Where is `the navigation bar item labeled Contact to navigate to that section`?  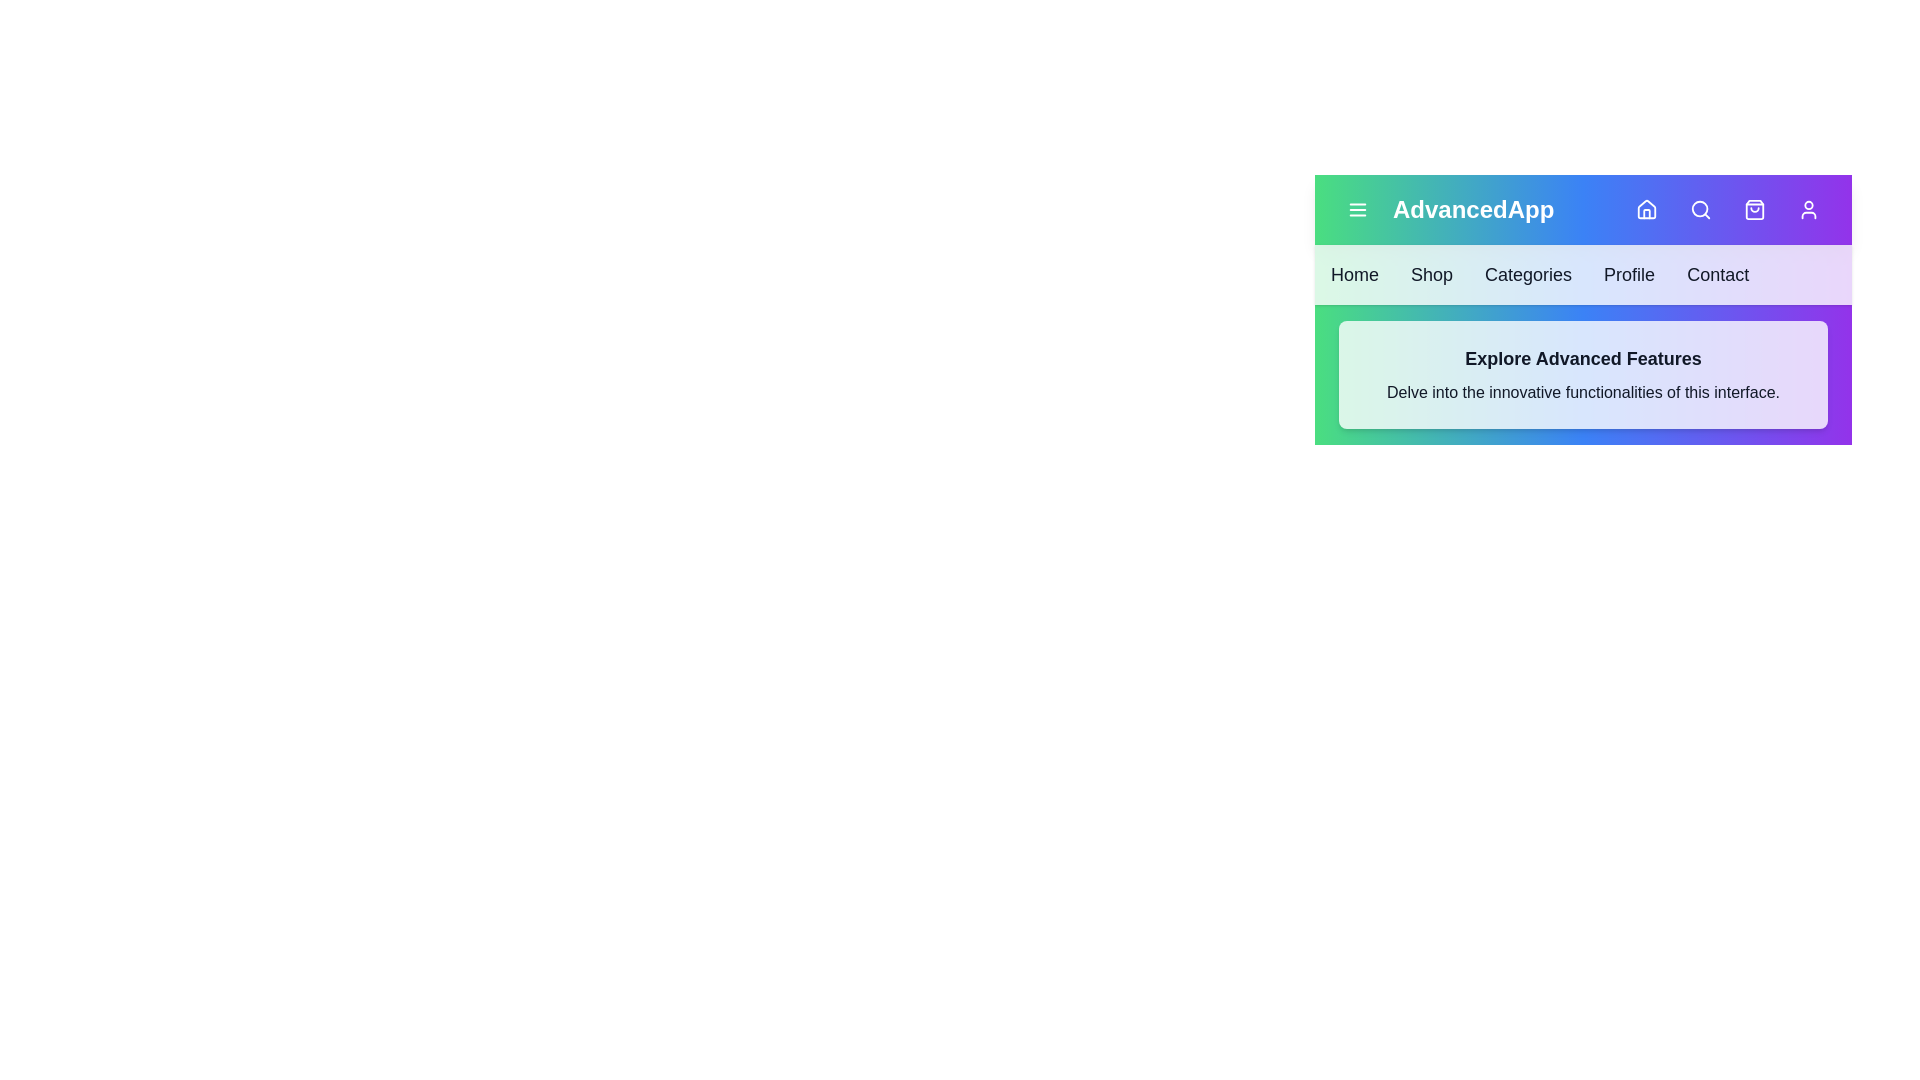
the navigation bar item labeled Contact to navigate to that section is located at coordinates (1717, 274).